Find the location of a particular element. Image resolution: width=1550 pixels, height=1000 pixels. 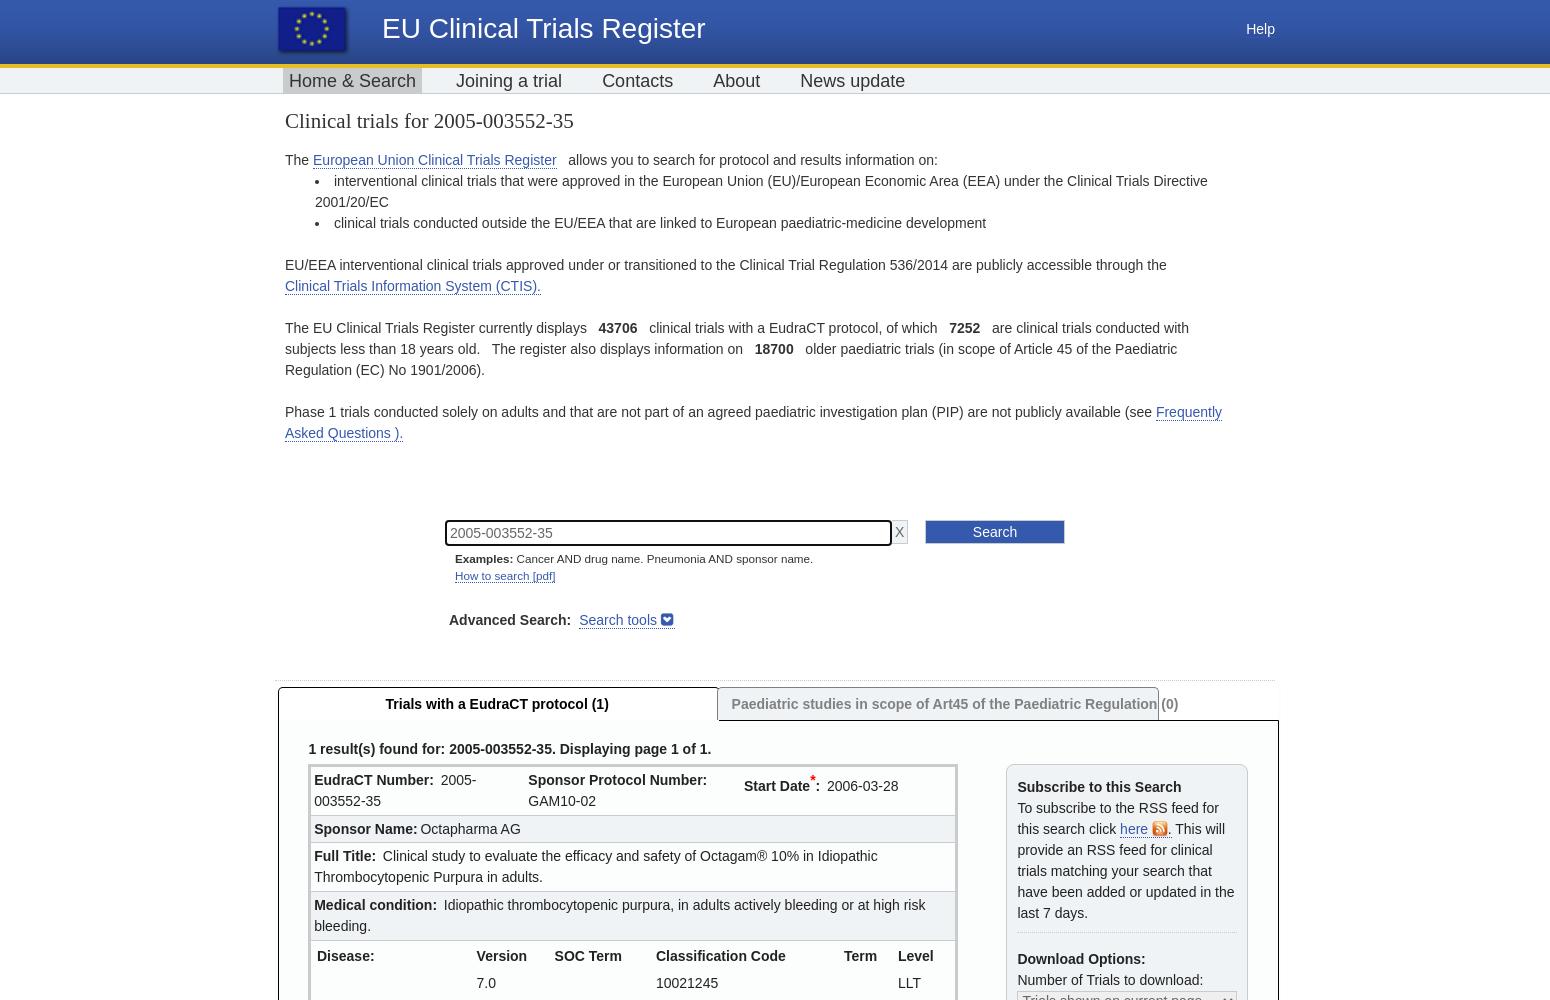

'Start Date' is located at coordinates (744, 785).